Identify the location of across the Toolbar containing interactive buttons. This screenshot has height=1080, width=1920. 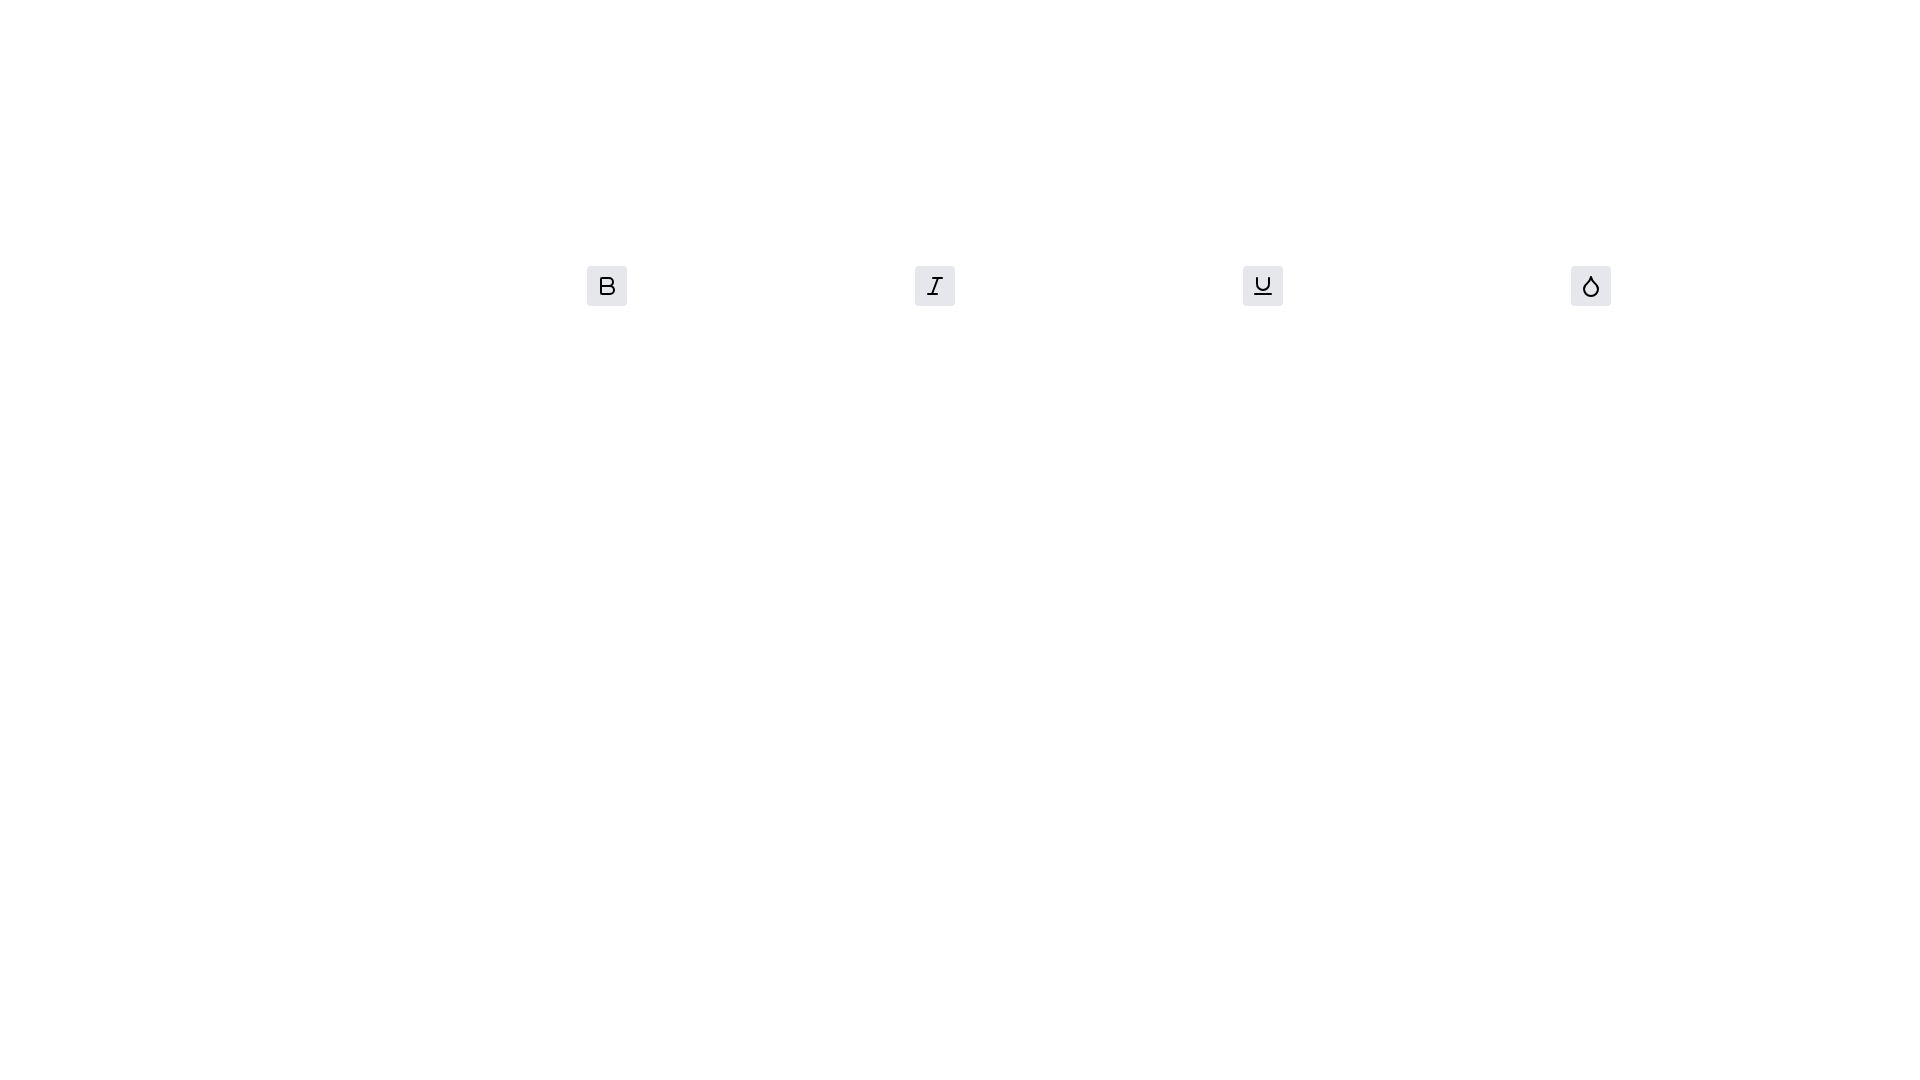
(1098, 293).